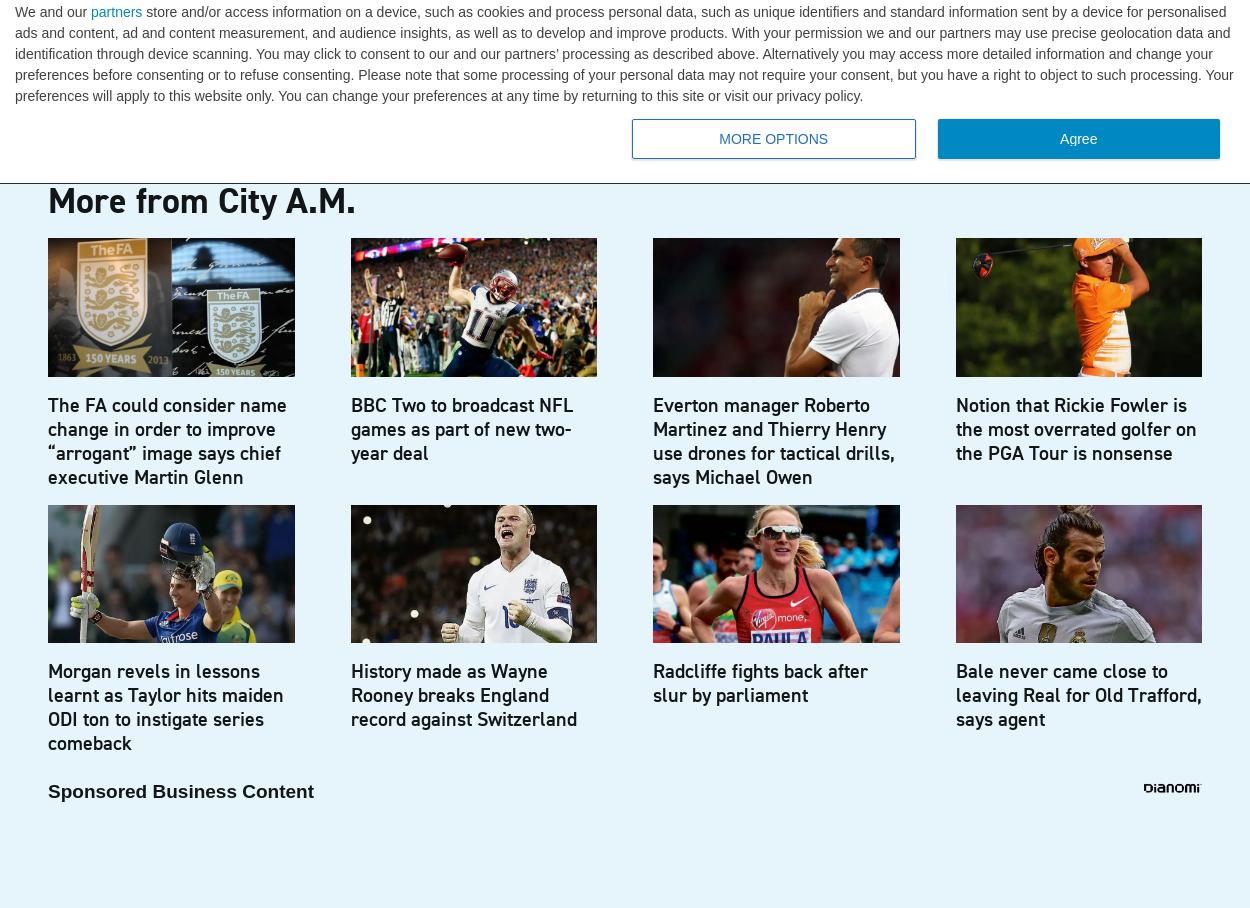 The height and width of the screenshot is (908, 1250). What do you see at coordinates (170, 26) in the screenshot?
I see `'Related Topics'` at bounding box center [170, 26].